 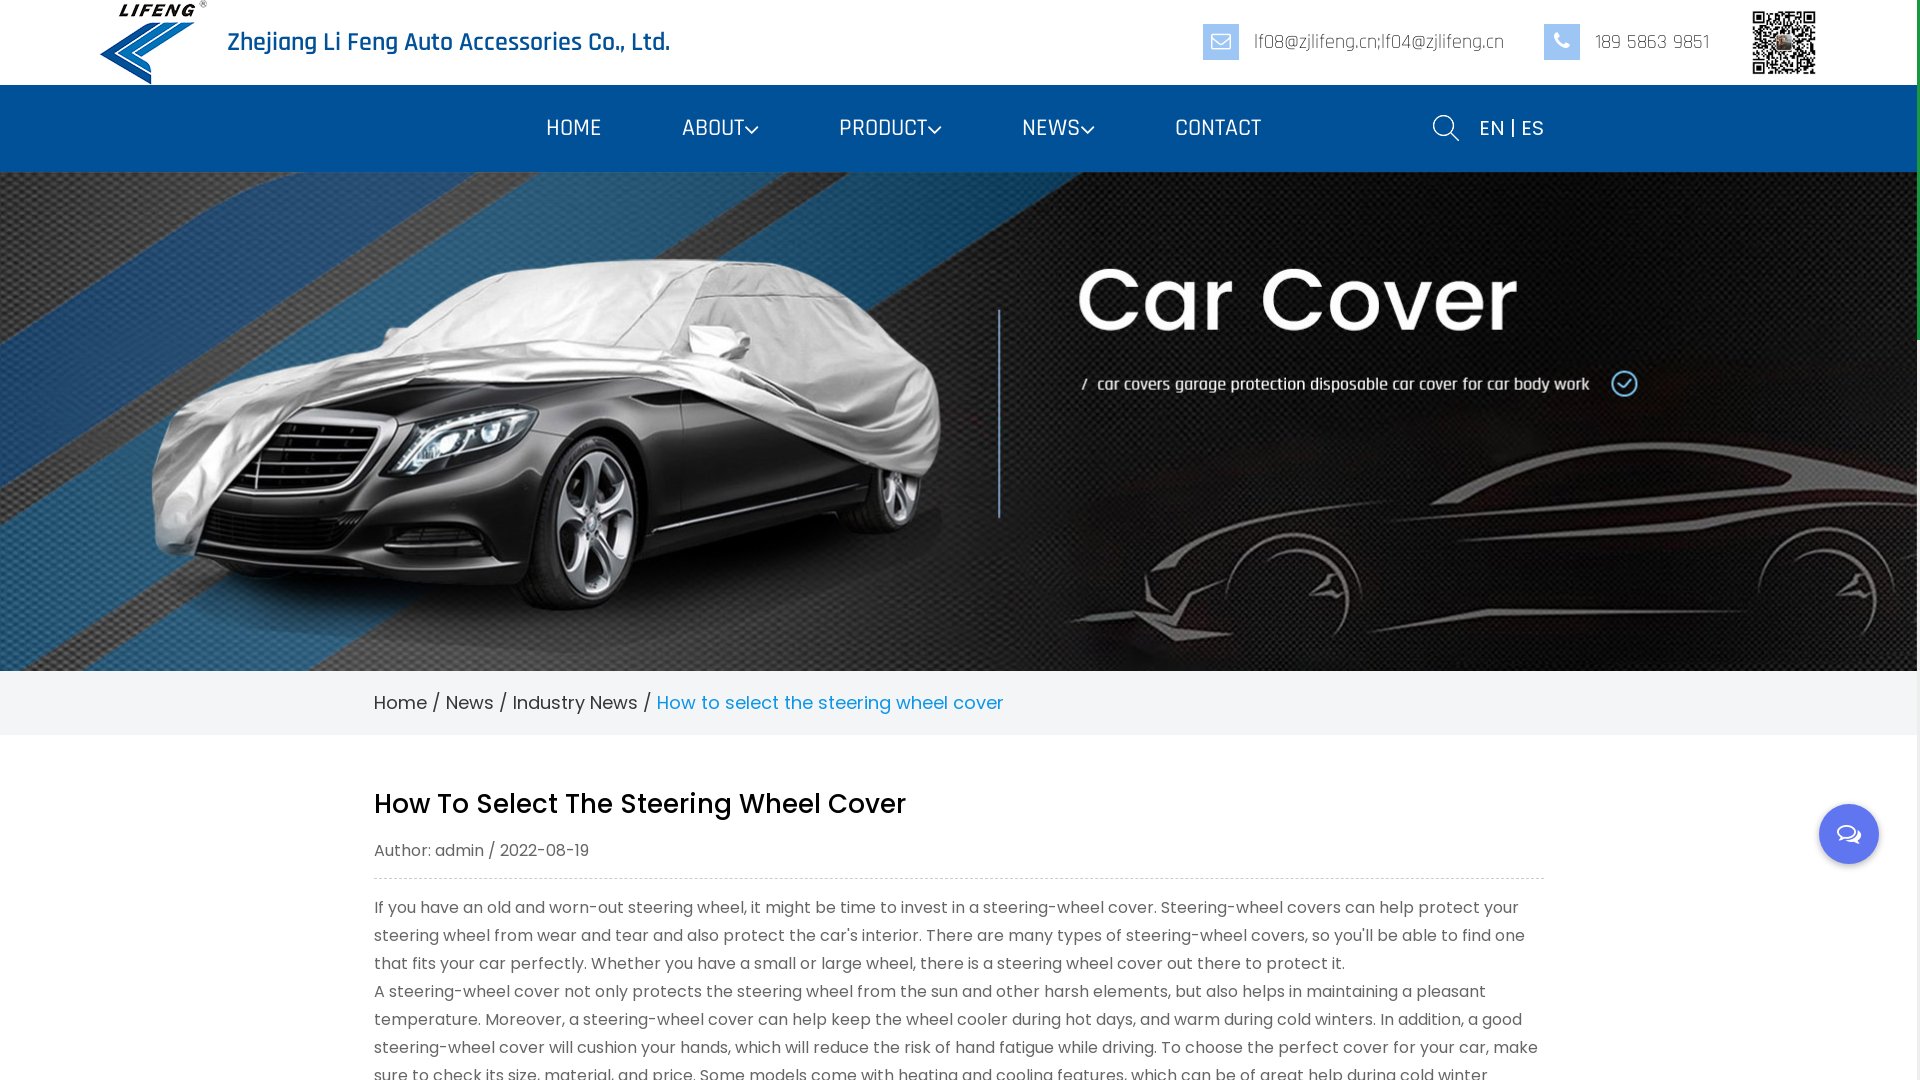 What do you see at coordinates (1057, 128) in the screenshot?
I see `'NEWS'` at bounding box center [1057, 128].